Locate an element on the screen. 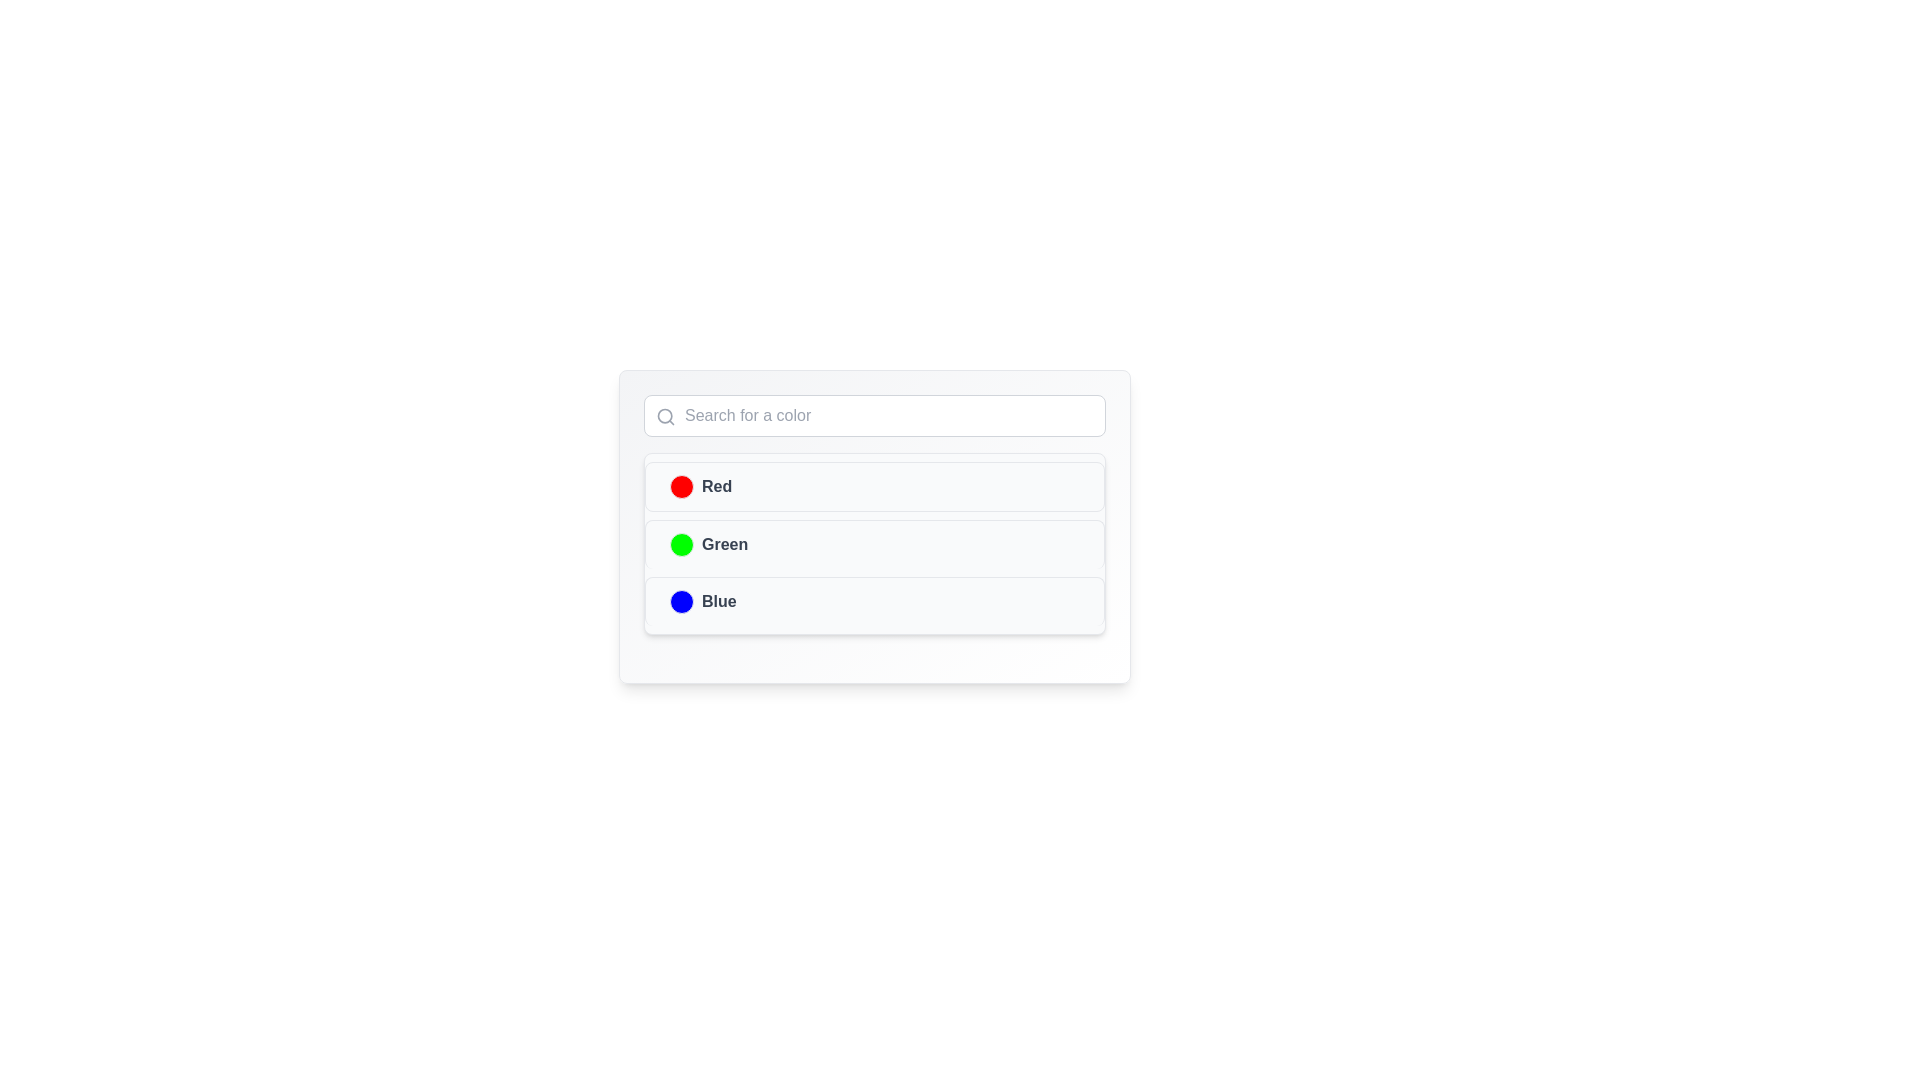 This screenshot has width=1920, height=1080. the SVG circle element styled as part of a magnifying glass icon located in the top-left corner of the search input field is located at coordinates (665, 415).